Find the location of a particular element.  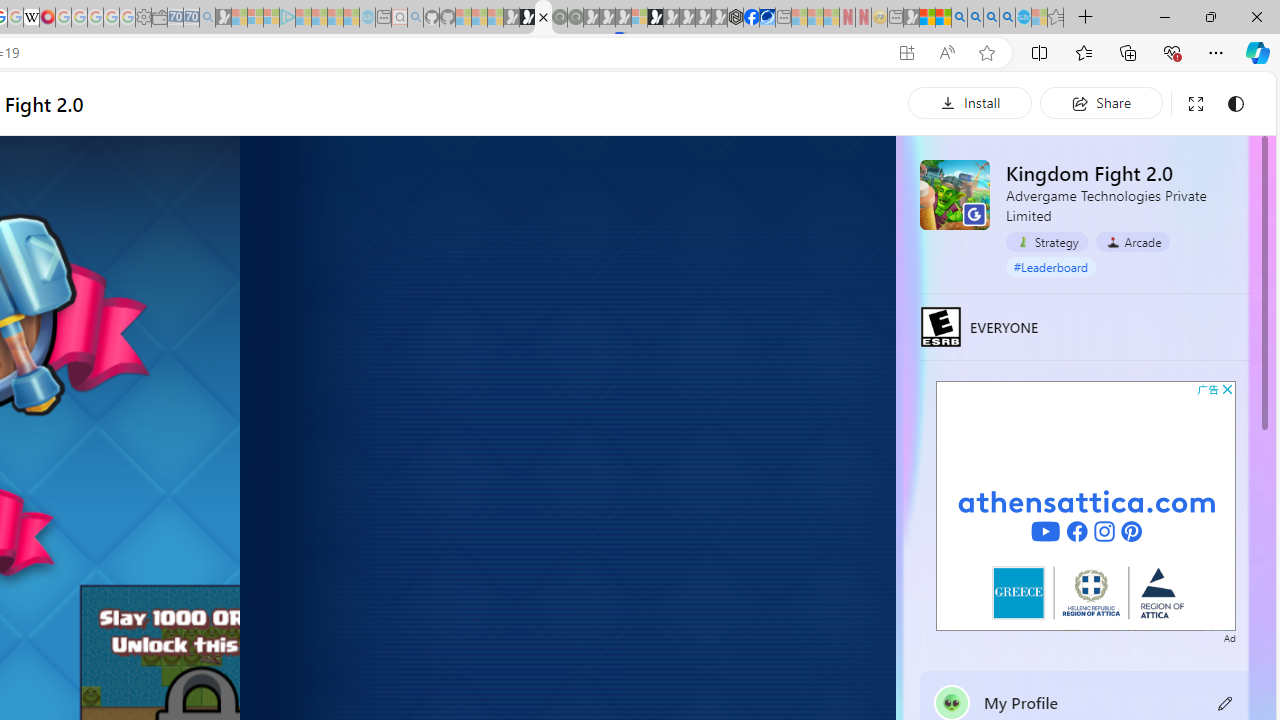

'Bing AI - Search' is located at coordinates (958, 17).